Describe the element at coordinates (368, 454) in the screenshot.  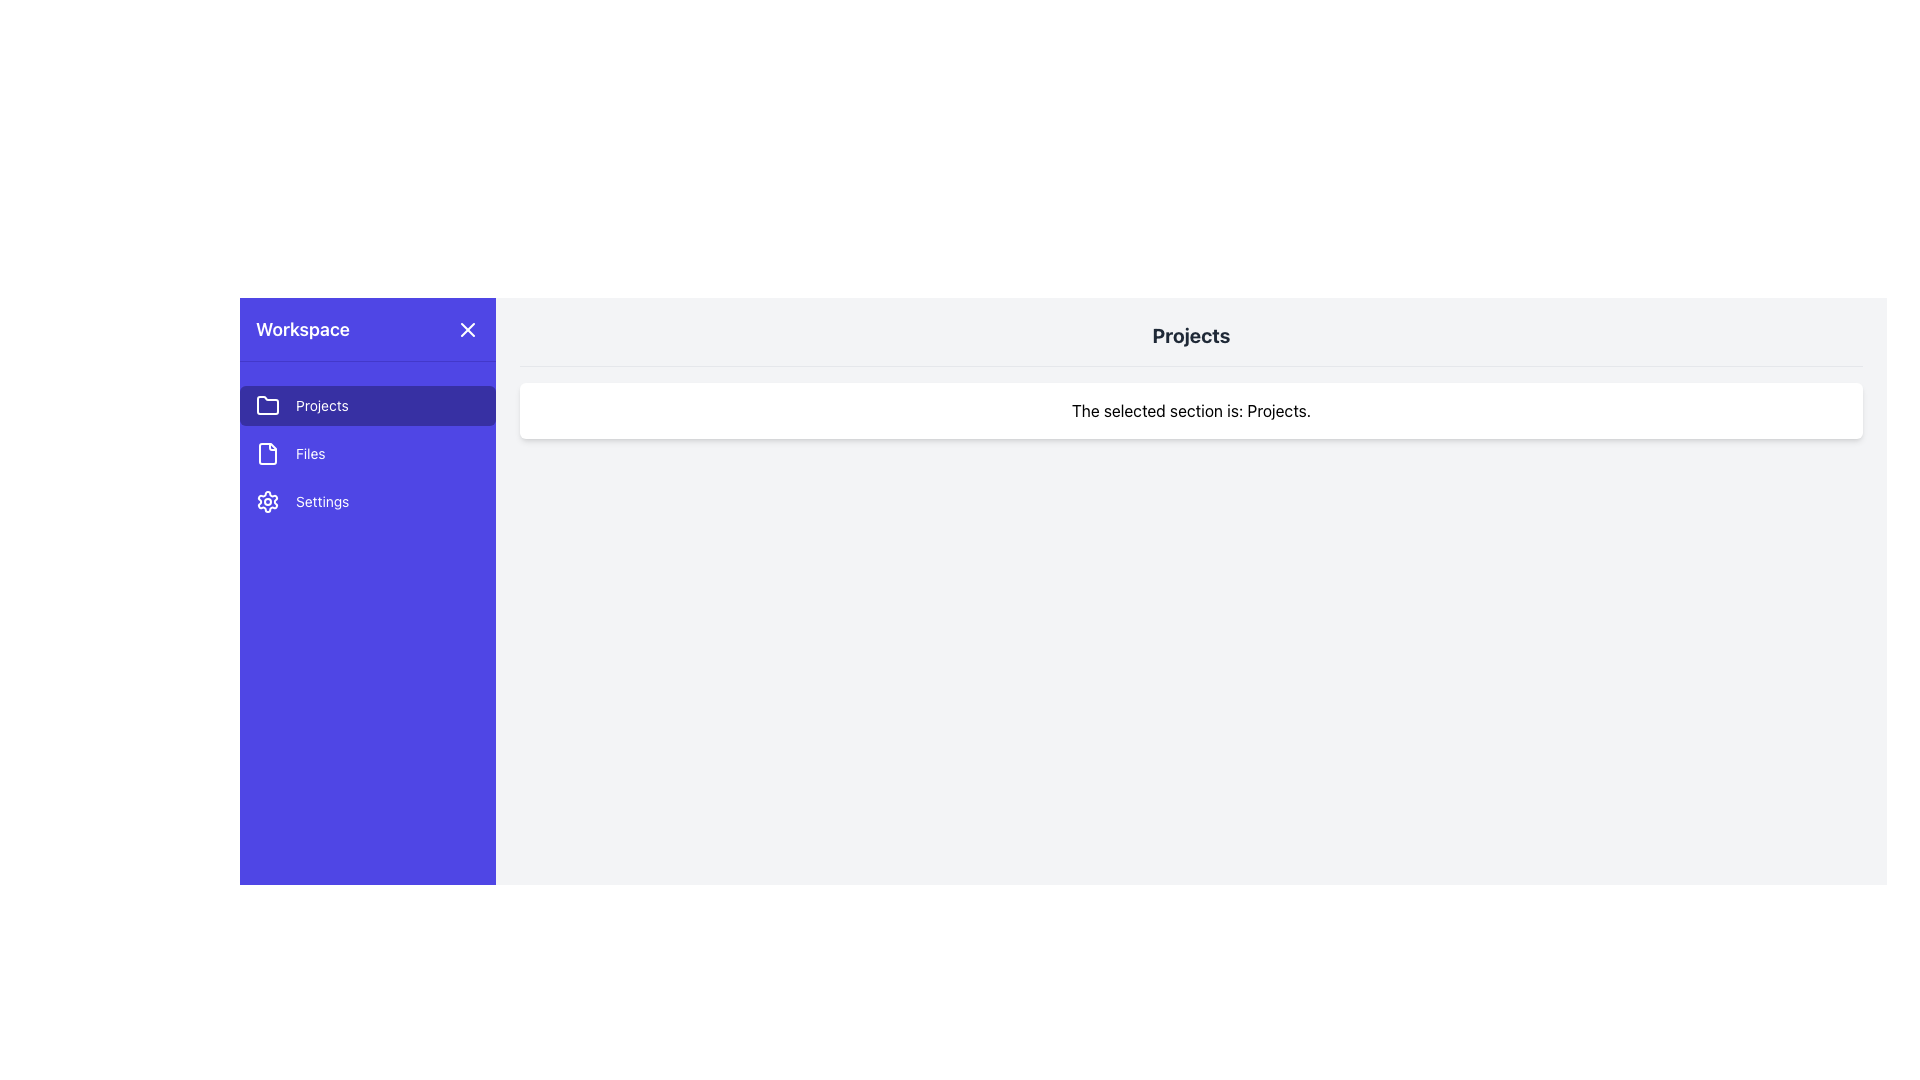
I see `the second item in the left sidebar menu that serves as a navigation link to the 'Files' section` at that location.